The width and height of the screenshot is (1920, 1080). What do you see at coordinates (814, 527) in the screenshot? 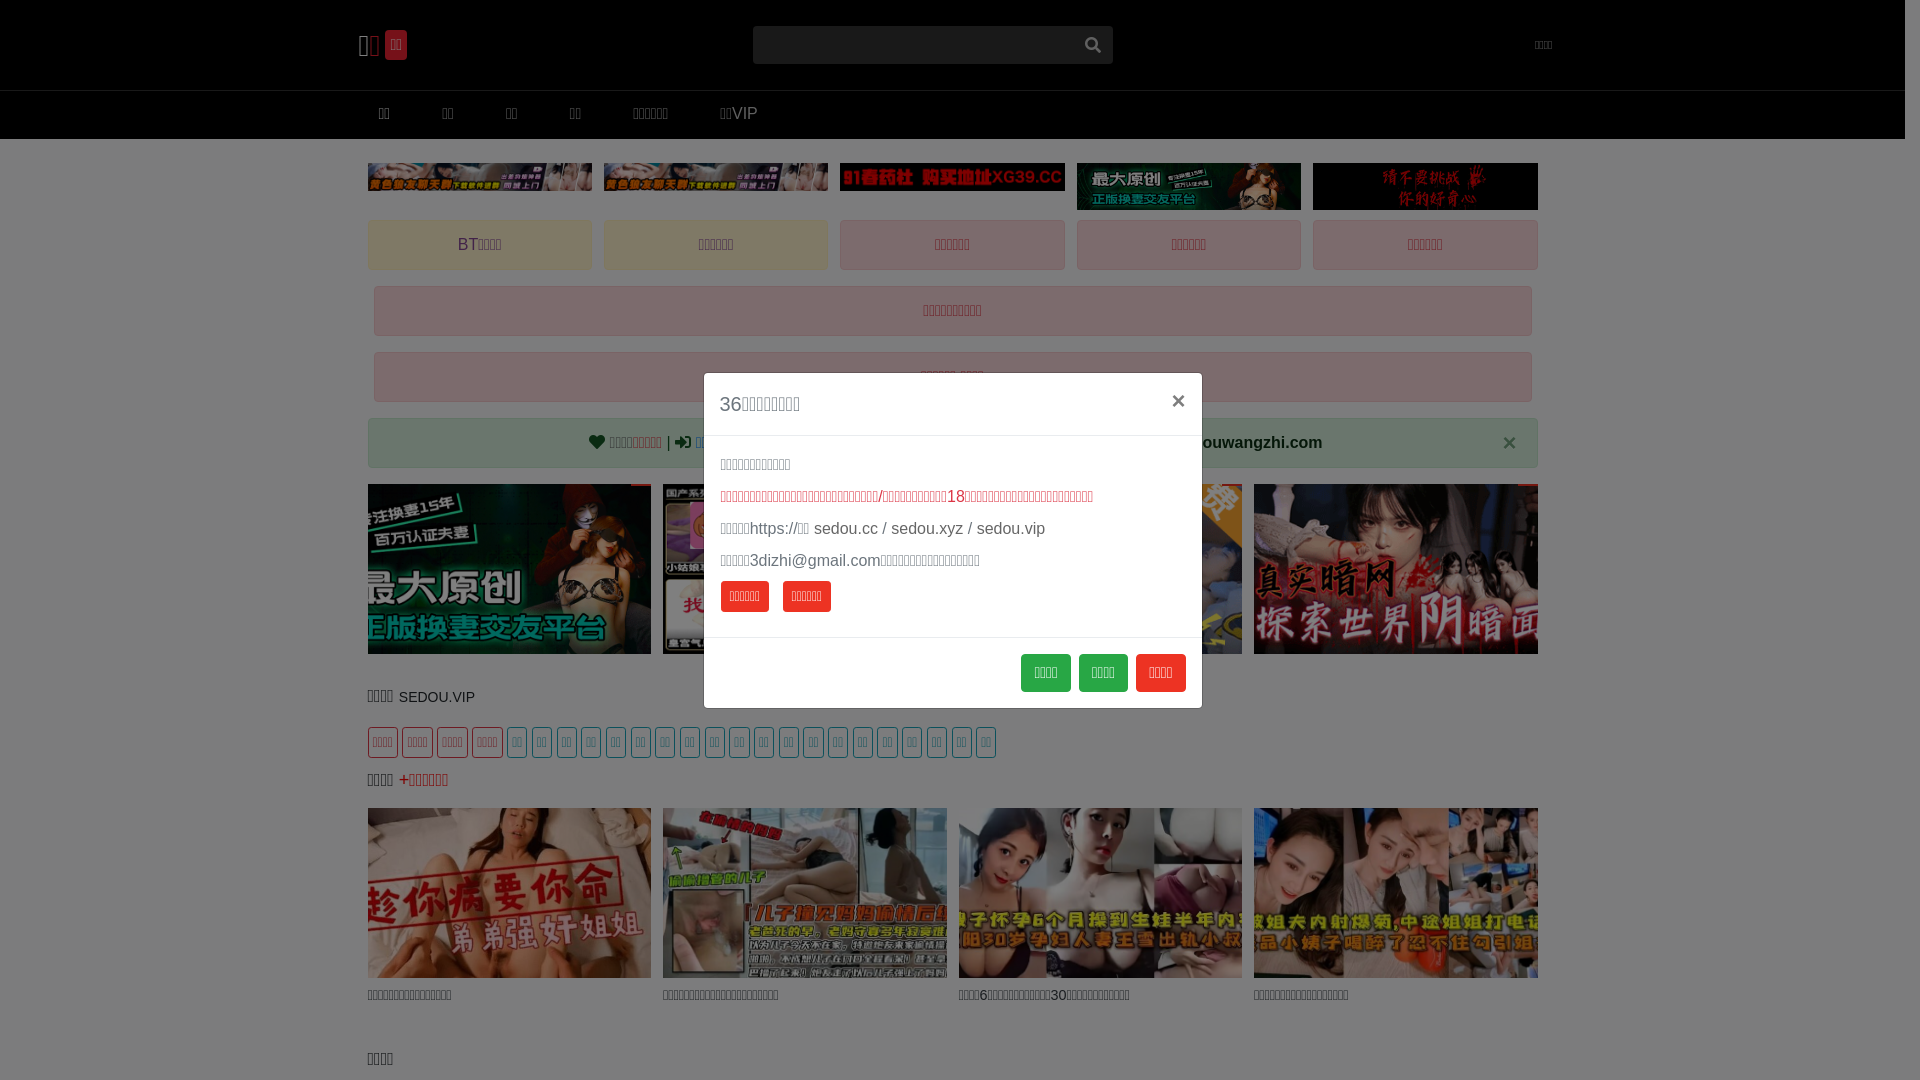
I see `'sedou.cc'` at bounding box center [814, 527].